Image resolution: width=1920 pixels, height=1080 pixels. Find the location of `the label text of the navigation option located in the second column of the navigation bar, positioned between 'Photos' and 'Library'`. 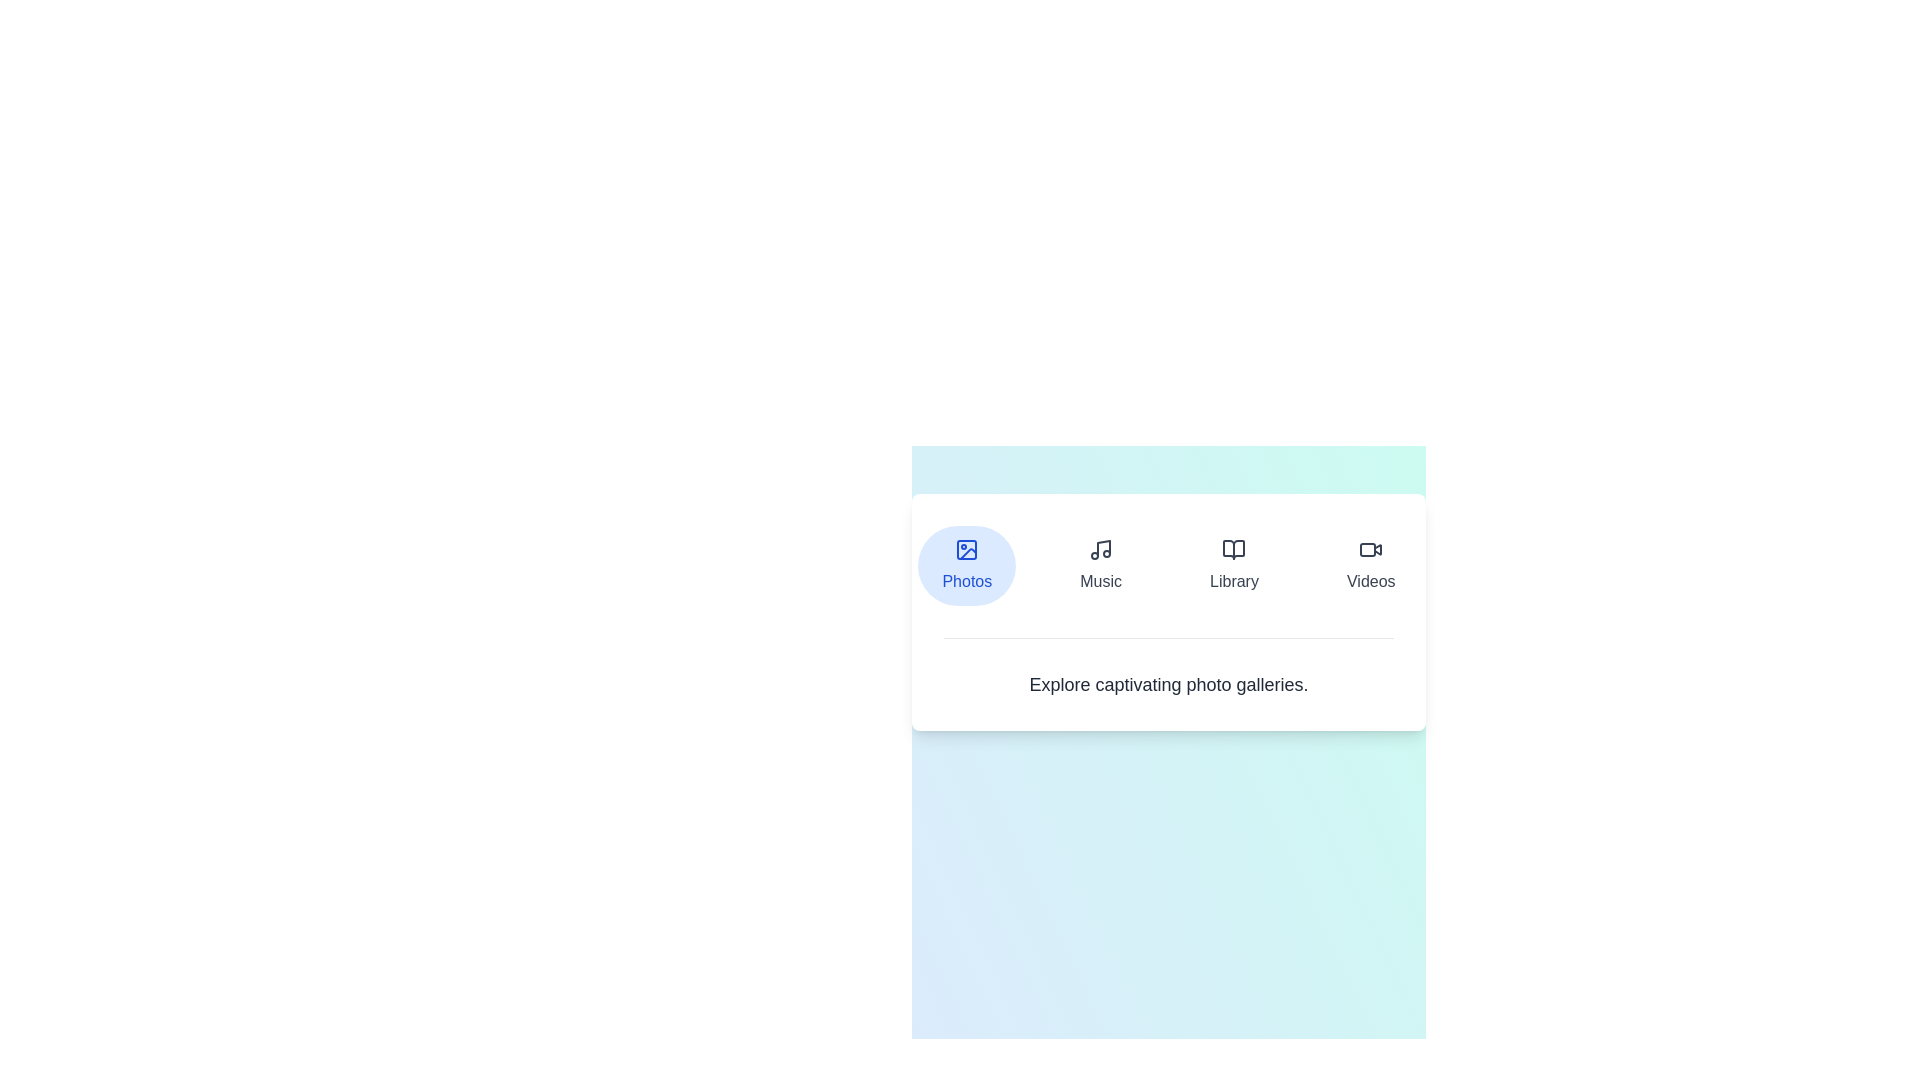

the label text of the navigation option located in the second column of the navigation bar, positioned between 'Photos' and 'Library' is located at coordinates (1100, 582).